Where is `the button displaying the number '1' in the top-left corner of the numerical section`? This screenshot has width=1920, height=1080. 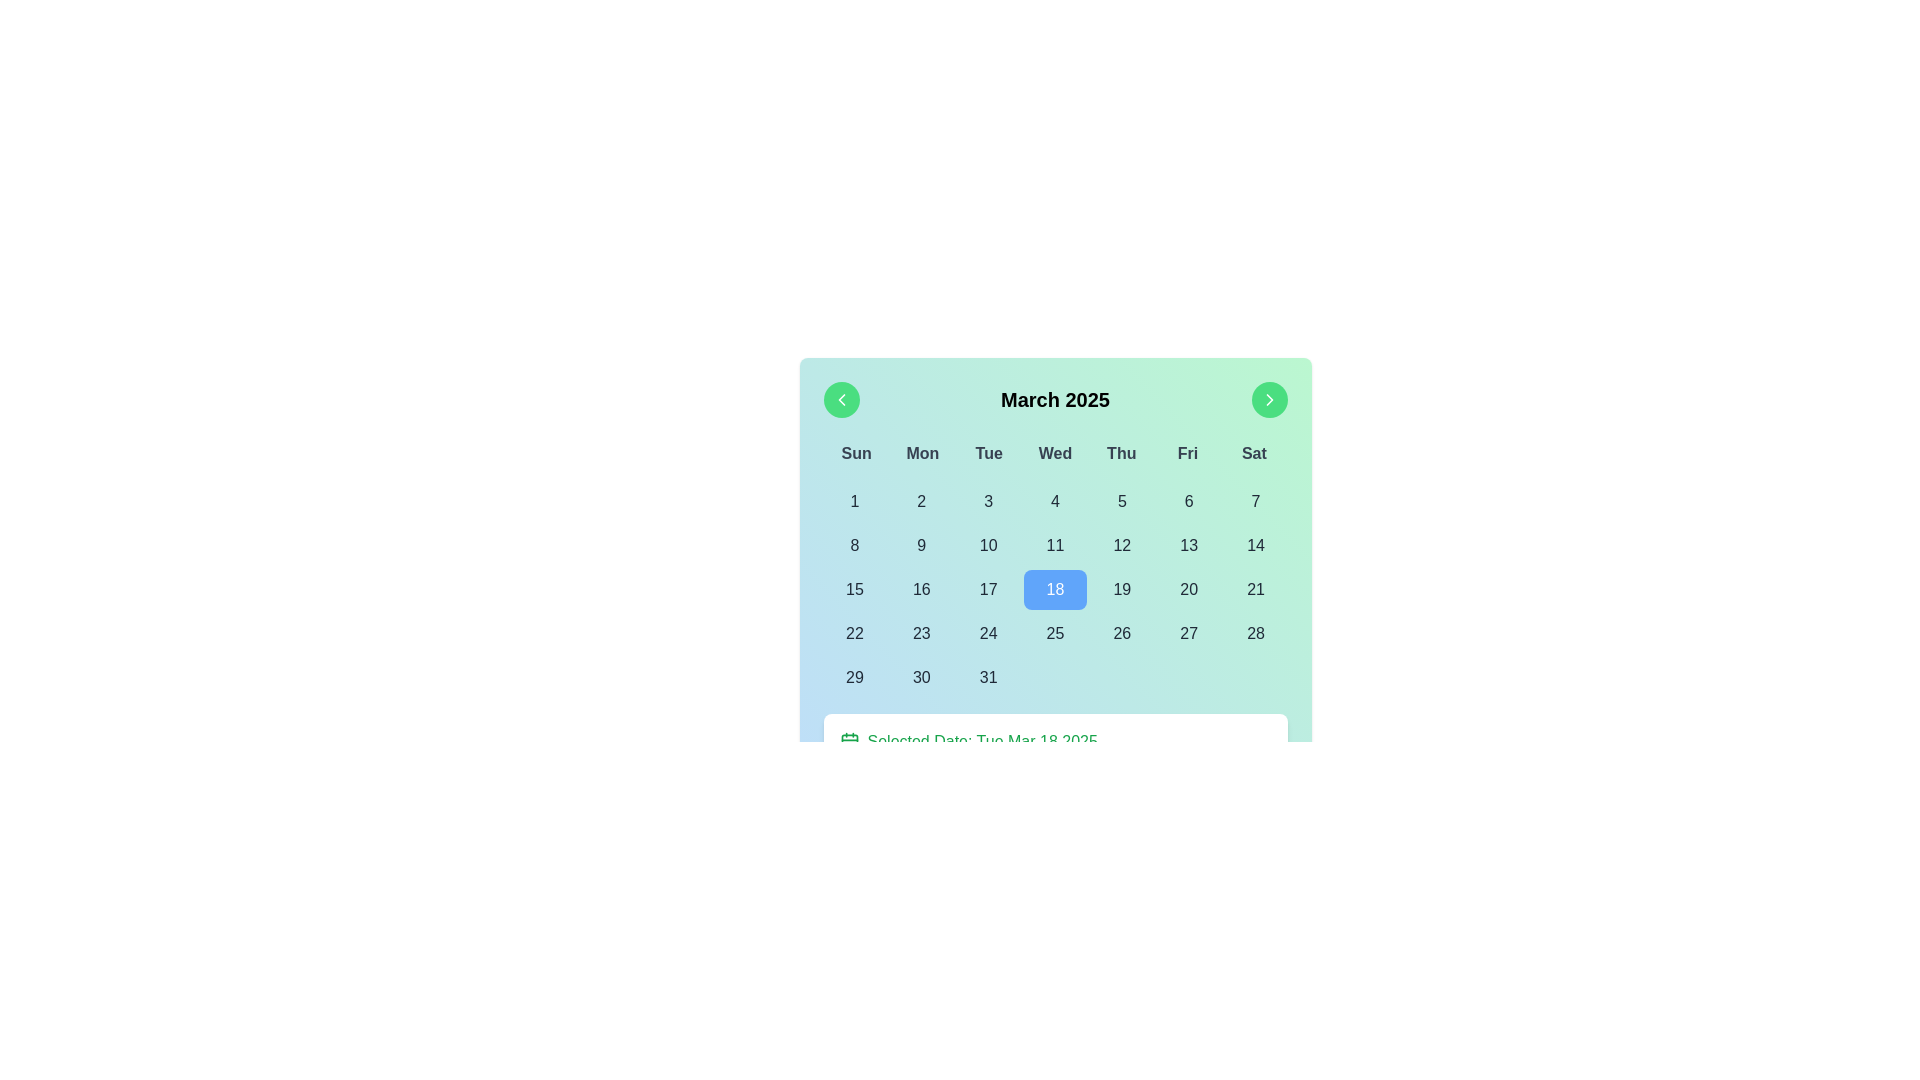
the button displaying the number '1' in the top-left corner of the numerical section is located at coordinates (854, 500).